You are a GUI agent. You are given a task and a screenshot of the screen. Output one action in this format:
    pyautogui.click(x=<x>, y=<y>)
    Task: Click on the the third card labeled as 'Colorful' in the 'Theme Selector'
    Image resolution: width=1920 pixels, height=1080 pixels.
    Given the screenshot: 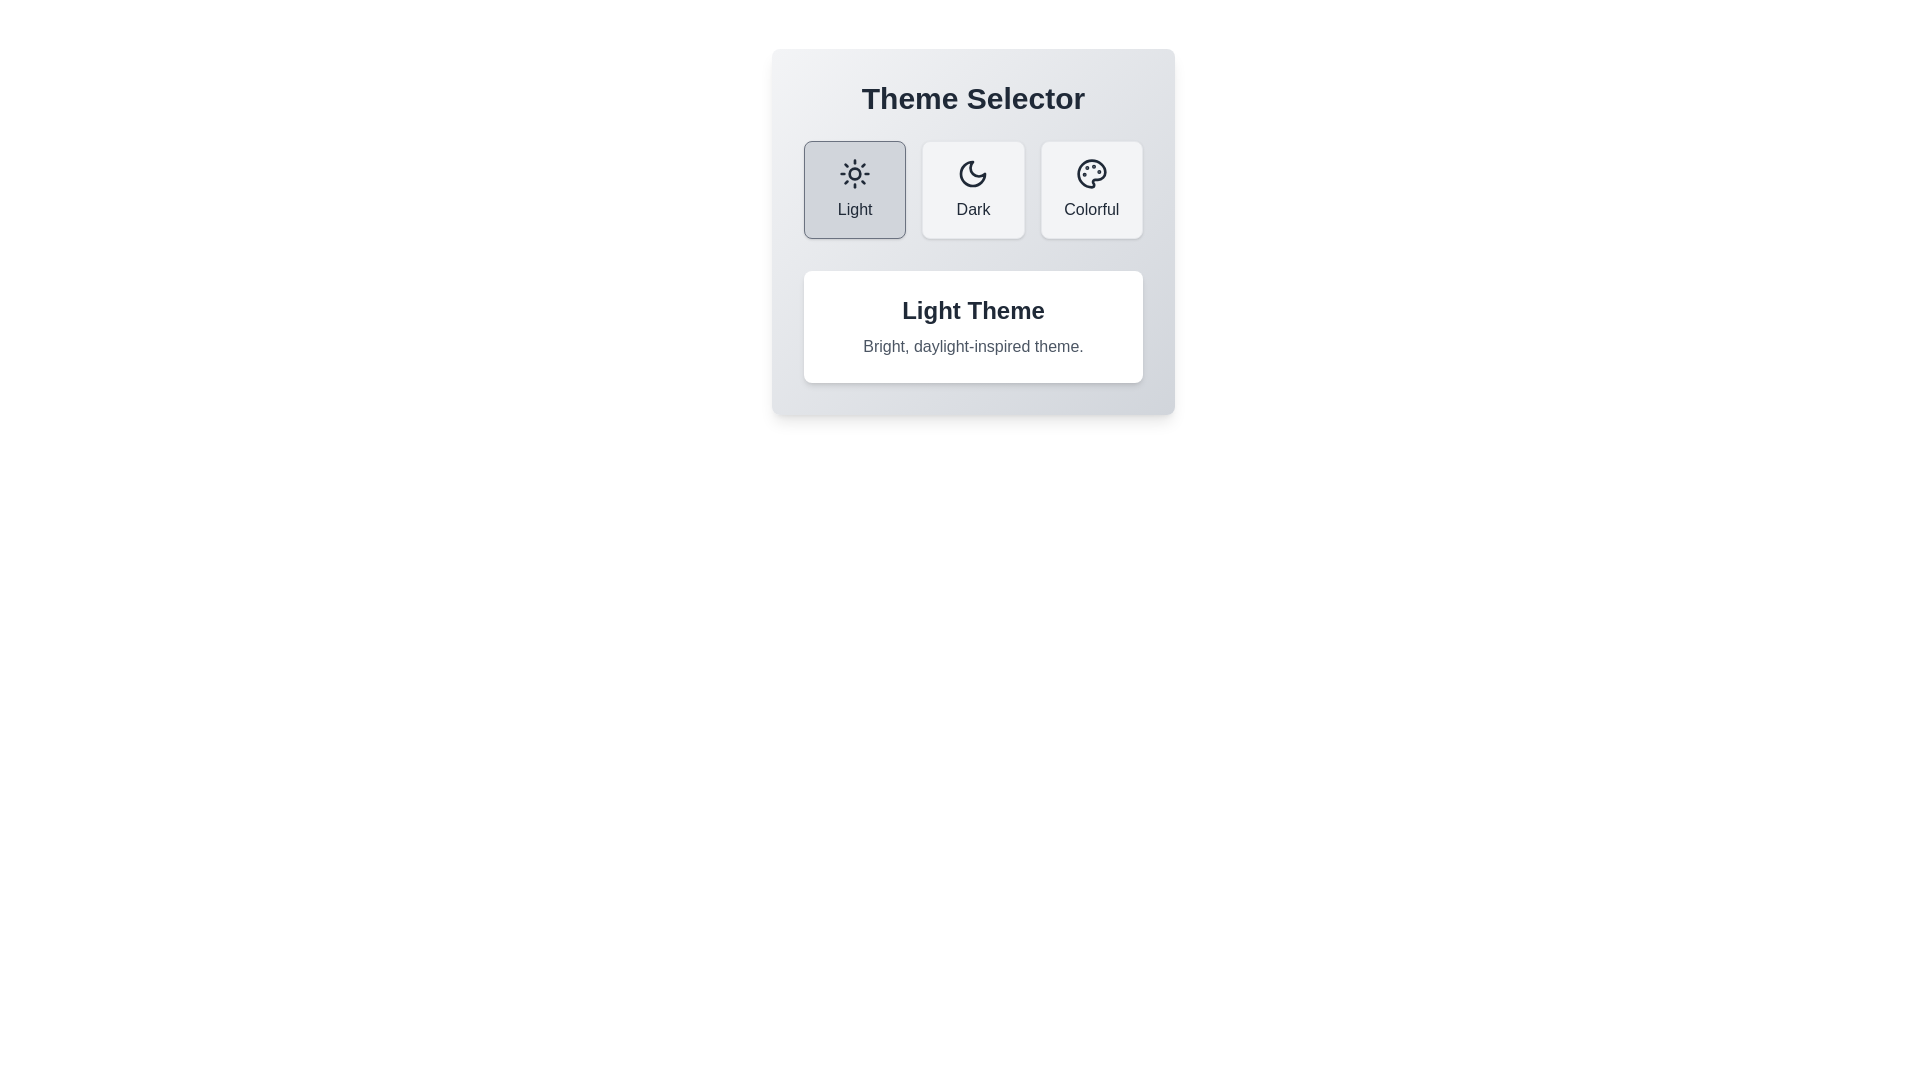 What is the action you would take?
    pyautogui.click(x=1090, y=189)
    